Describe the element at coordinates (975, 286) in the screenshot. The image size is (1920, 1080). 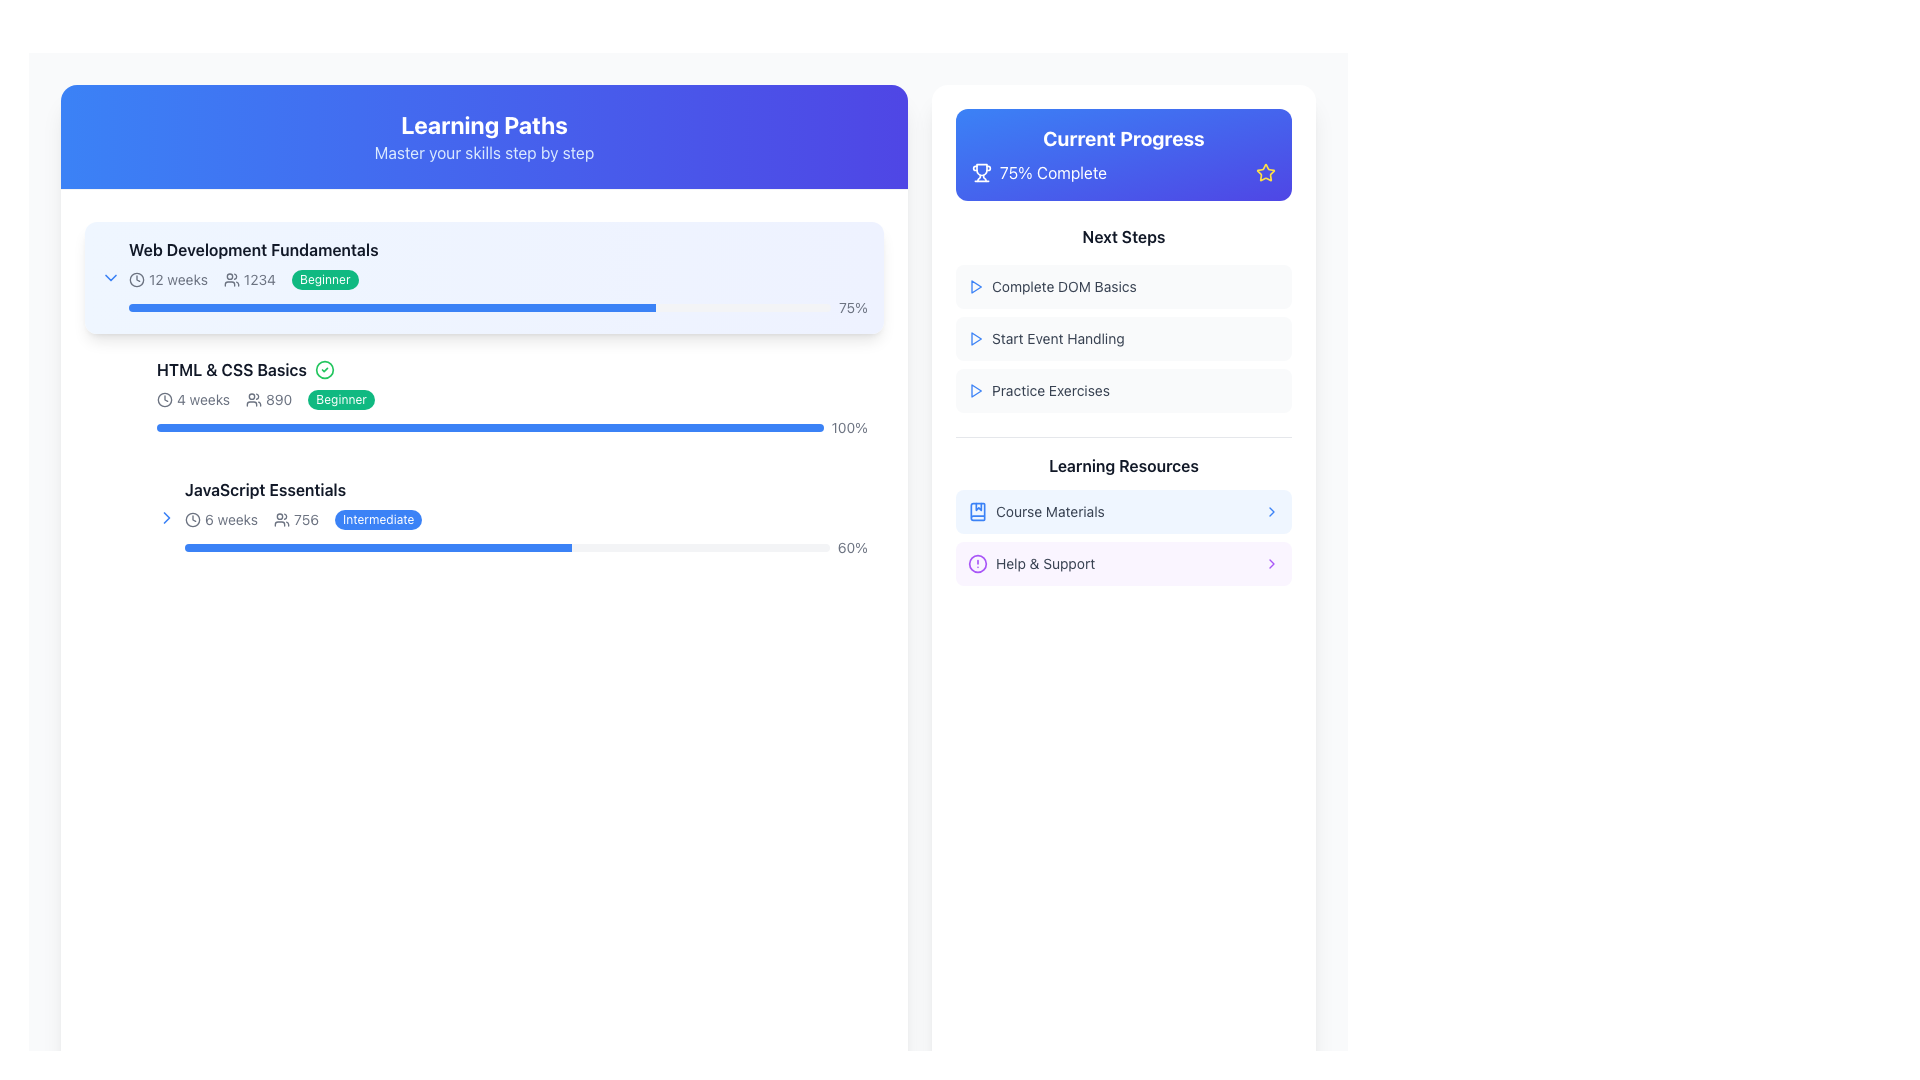
I see `the play button located to the left of the text 'Complete DOM Basics'` at that location.